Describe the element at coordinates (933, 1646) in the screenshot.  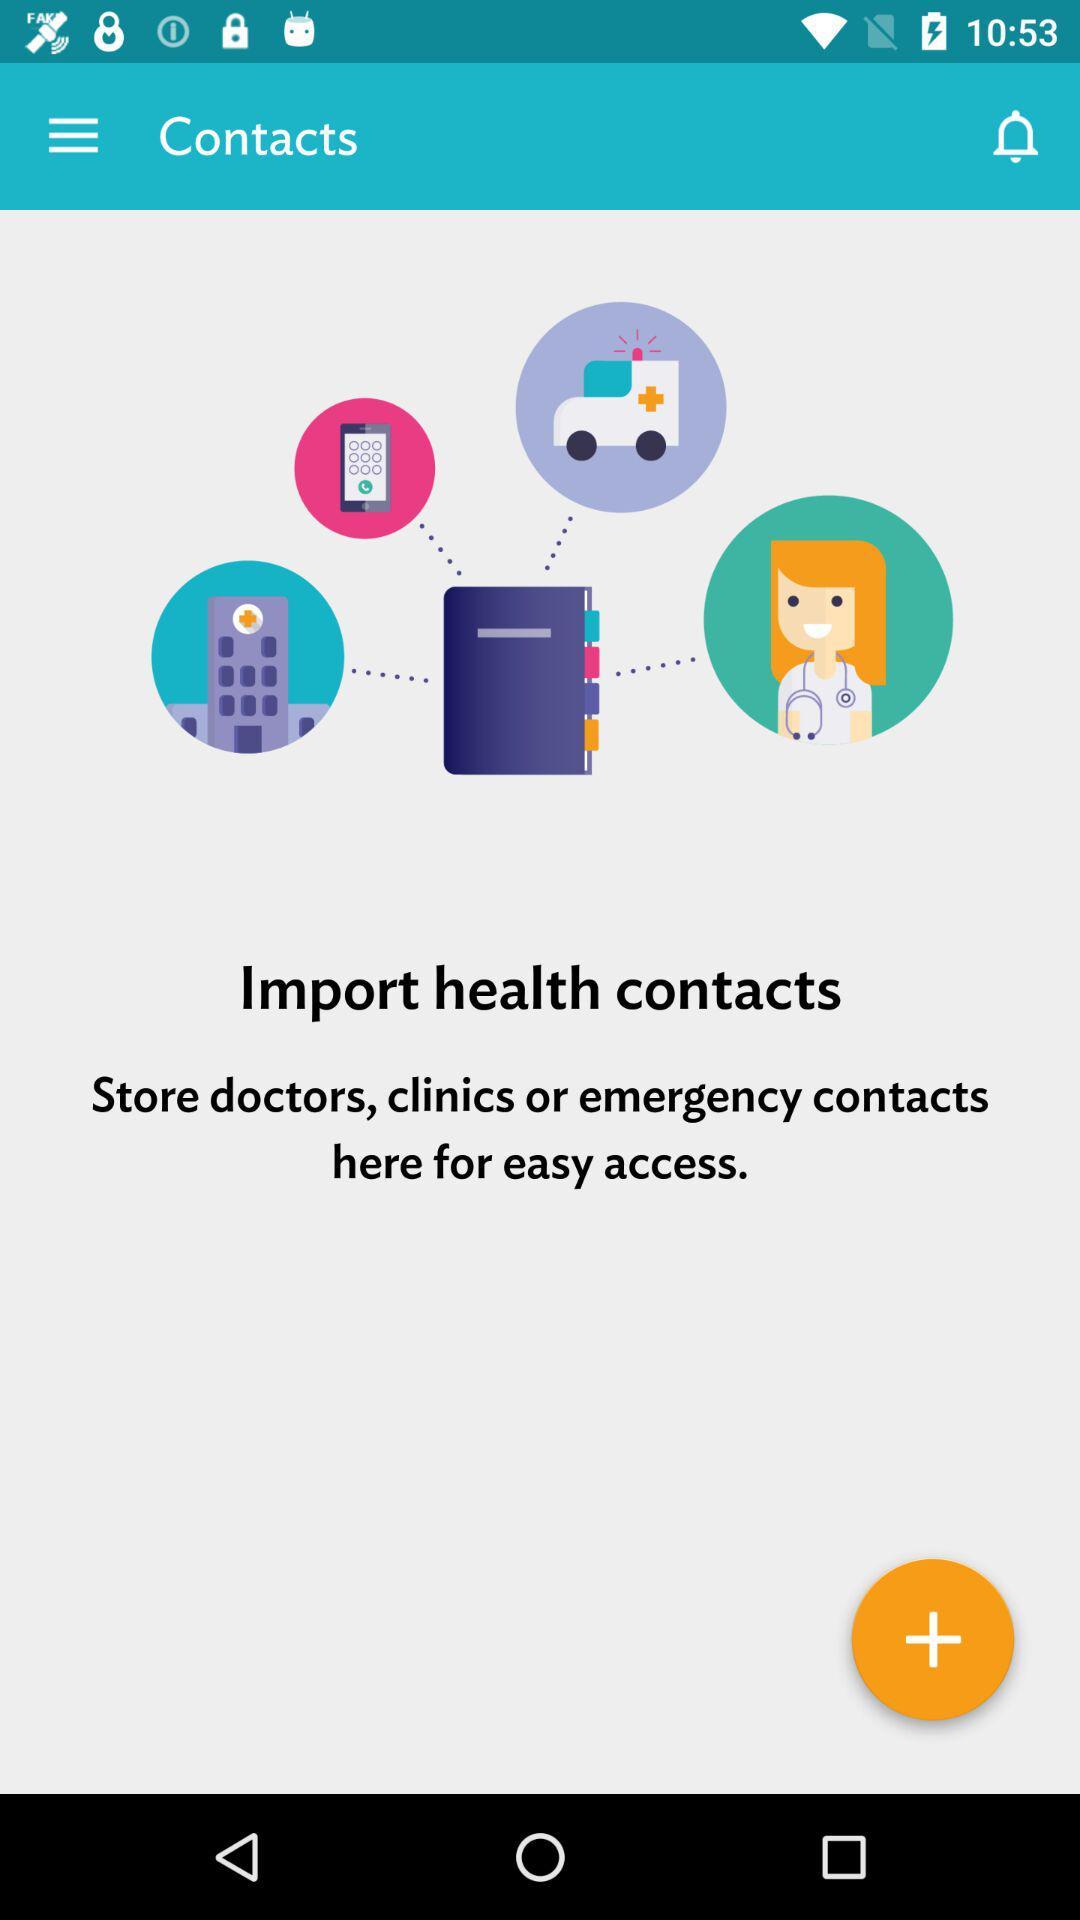
I see `contacts` at that location.